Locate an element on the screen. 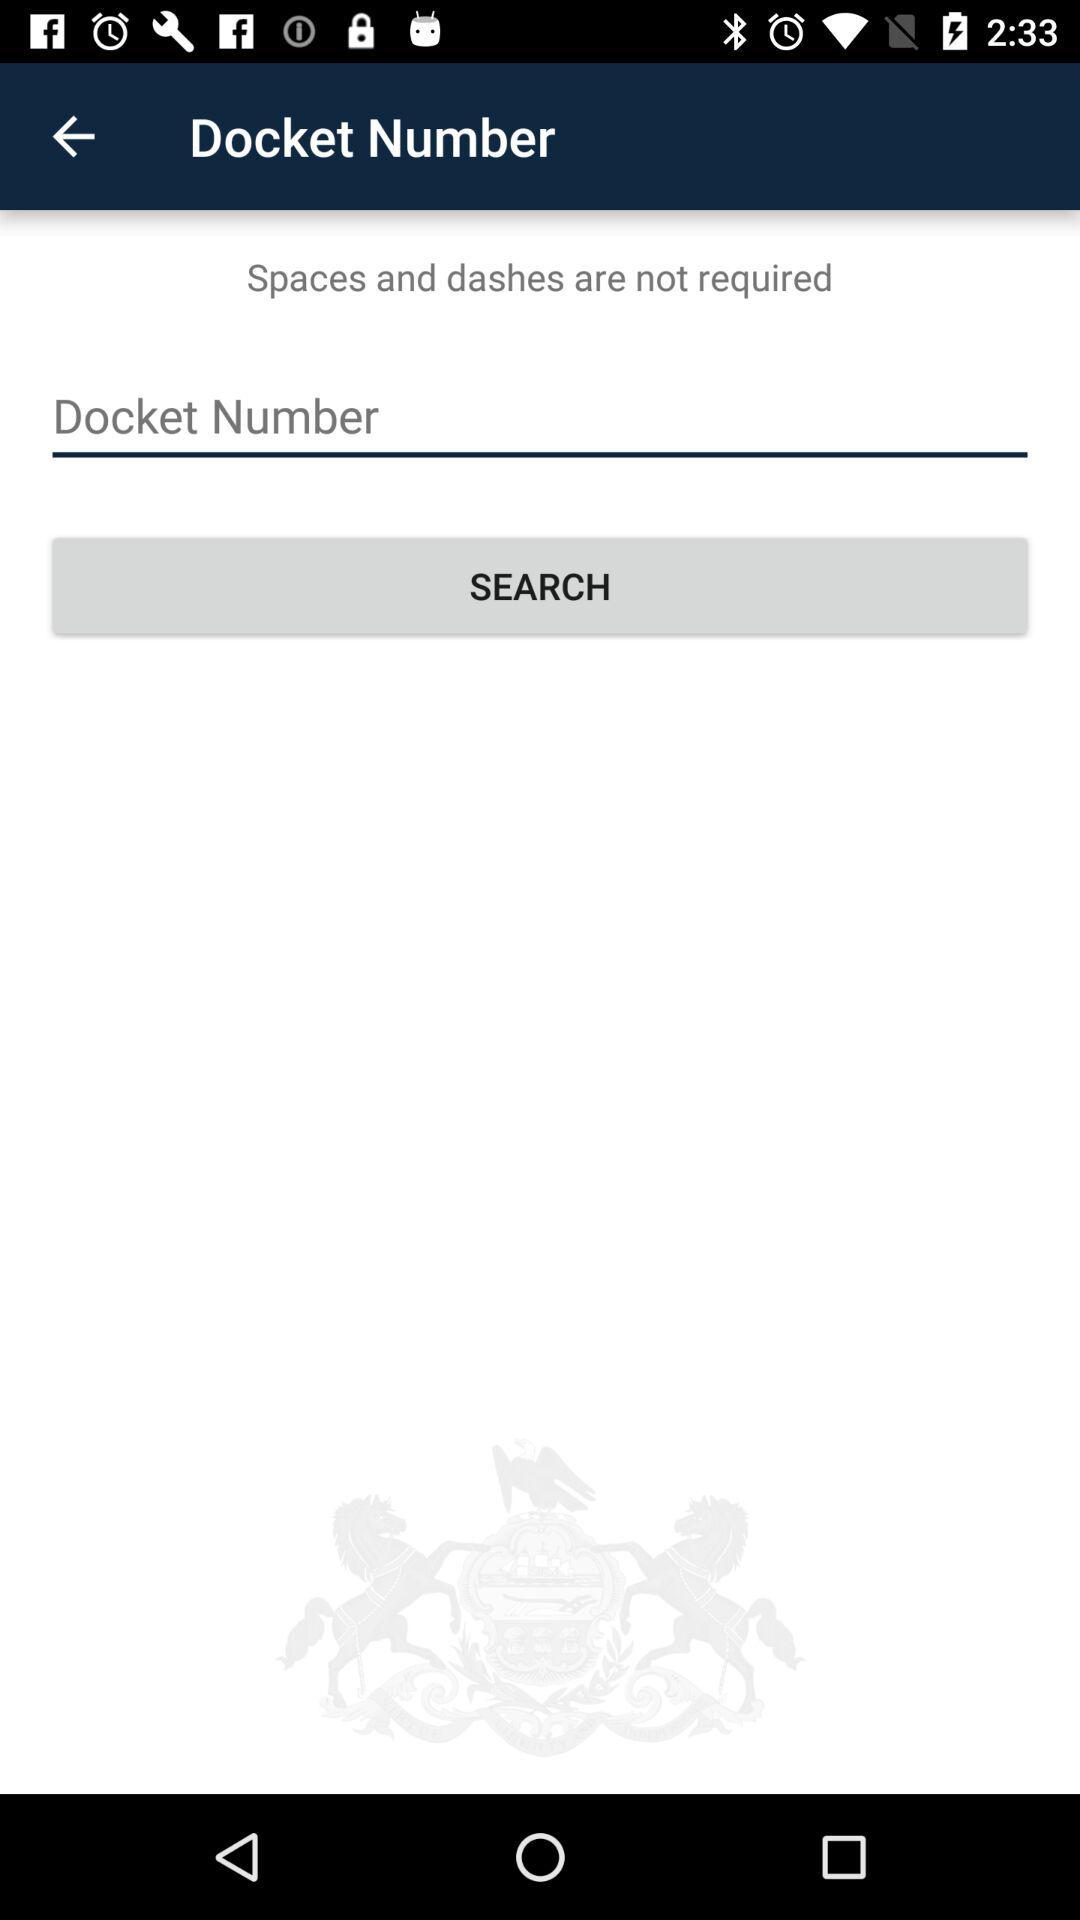 Image resolution: width=1080 pixels, height=1920 pixels. the icon to the left of the docket number icon is located at coordinates (72, 135).